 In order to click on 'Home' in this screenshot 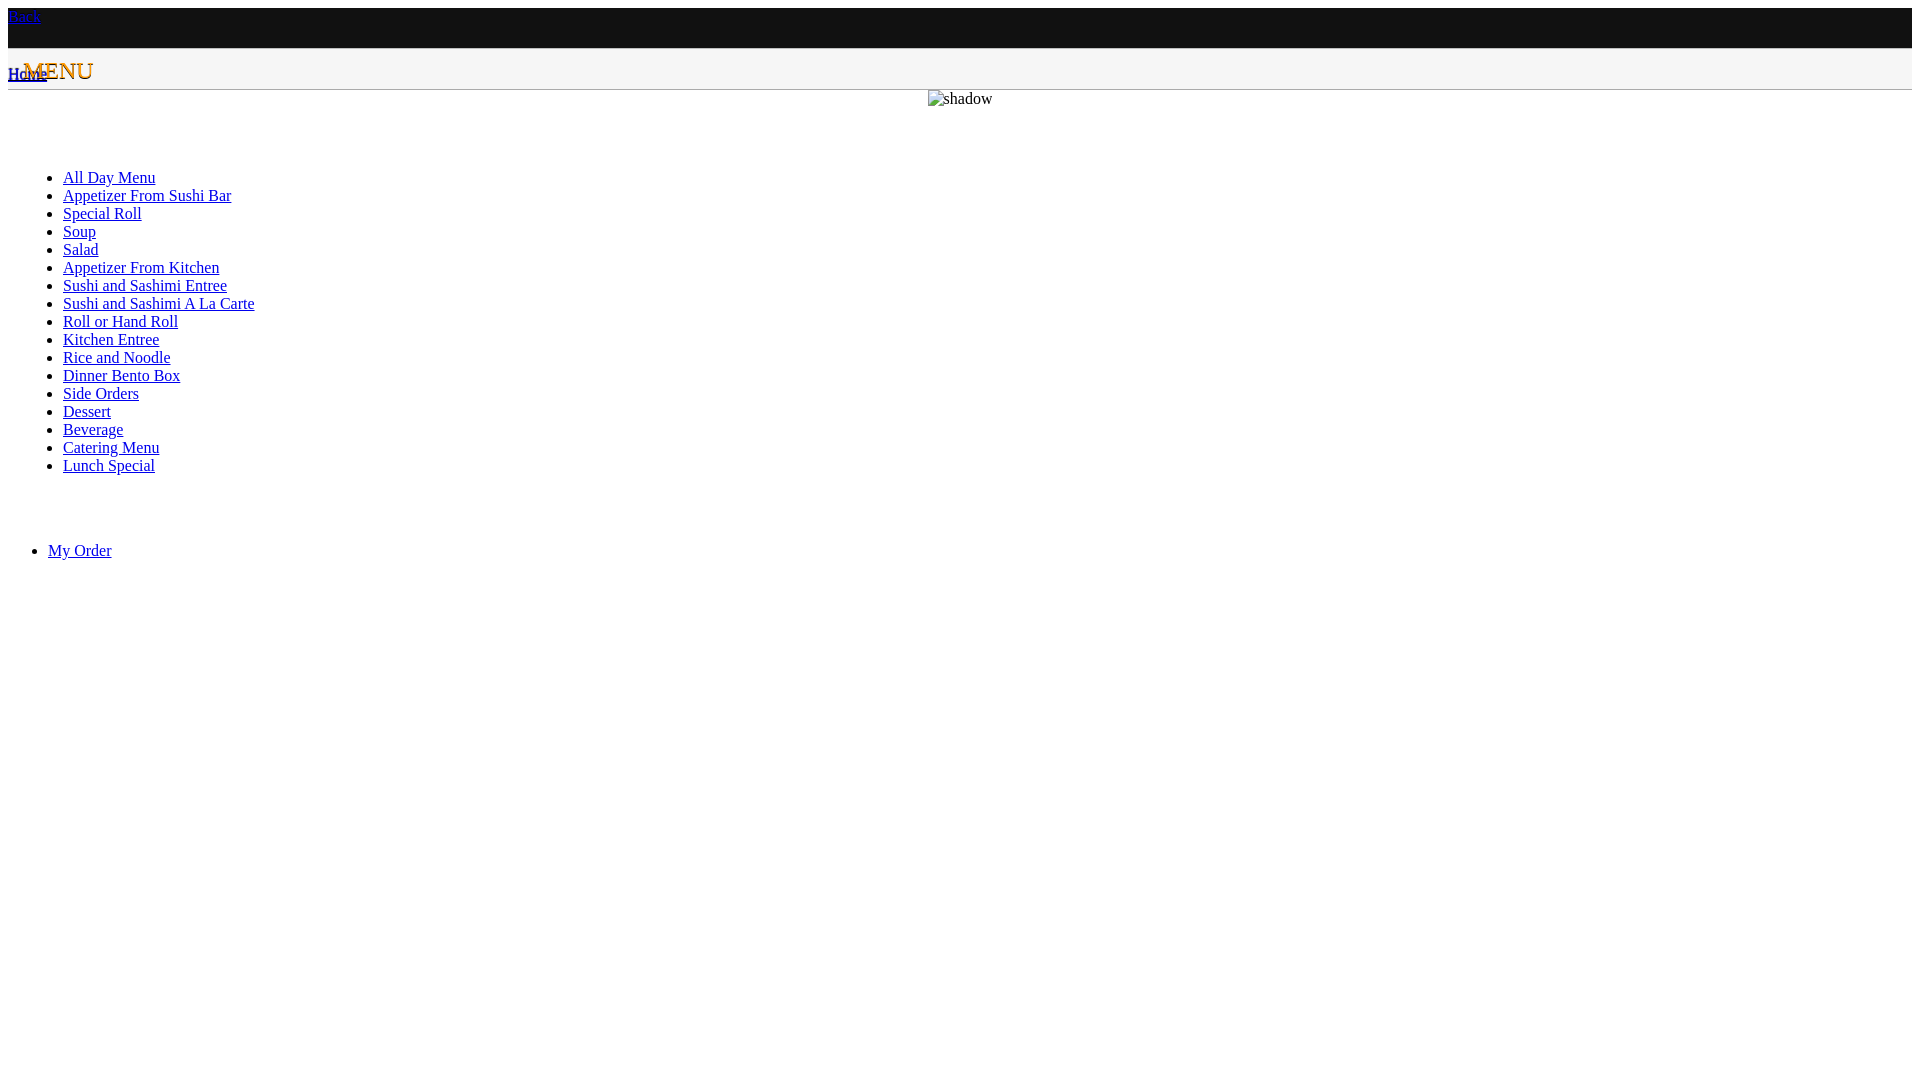, I will do `click(8, 73)`.